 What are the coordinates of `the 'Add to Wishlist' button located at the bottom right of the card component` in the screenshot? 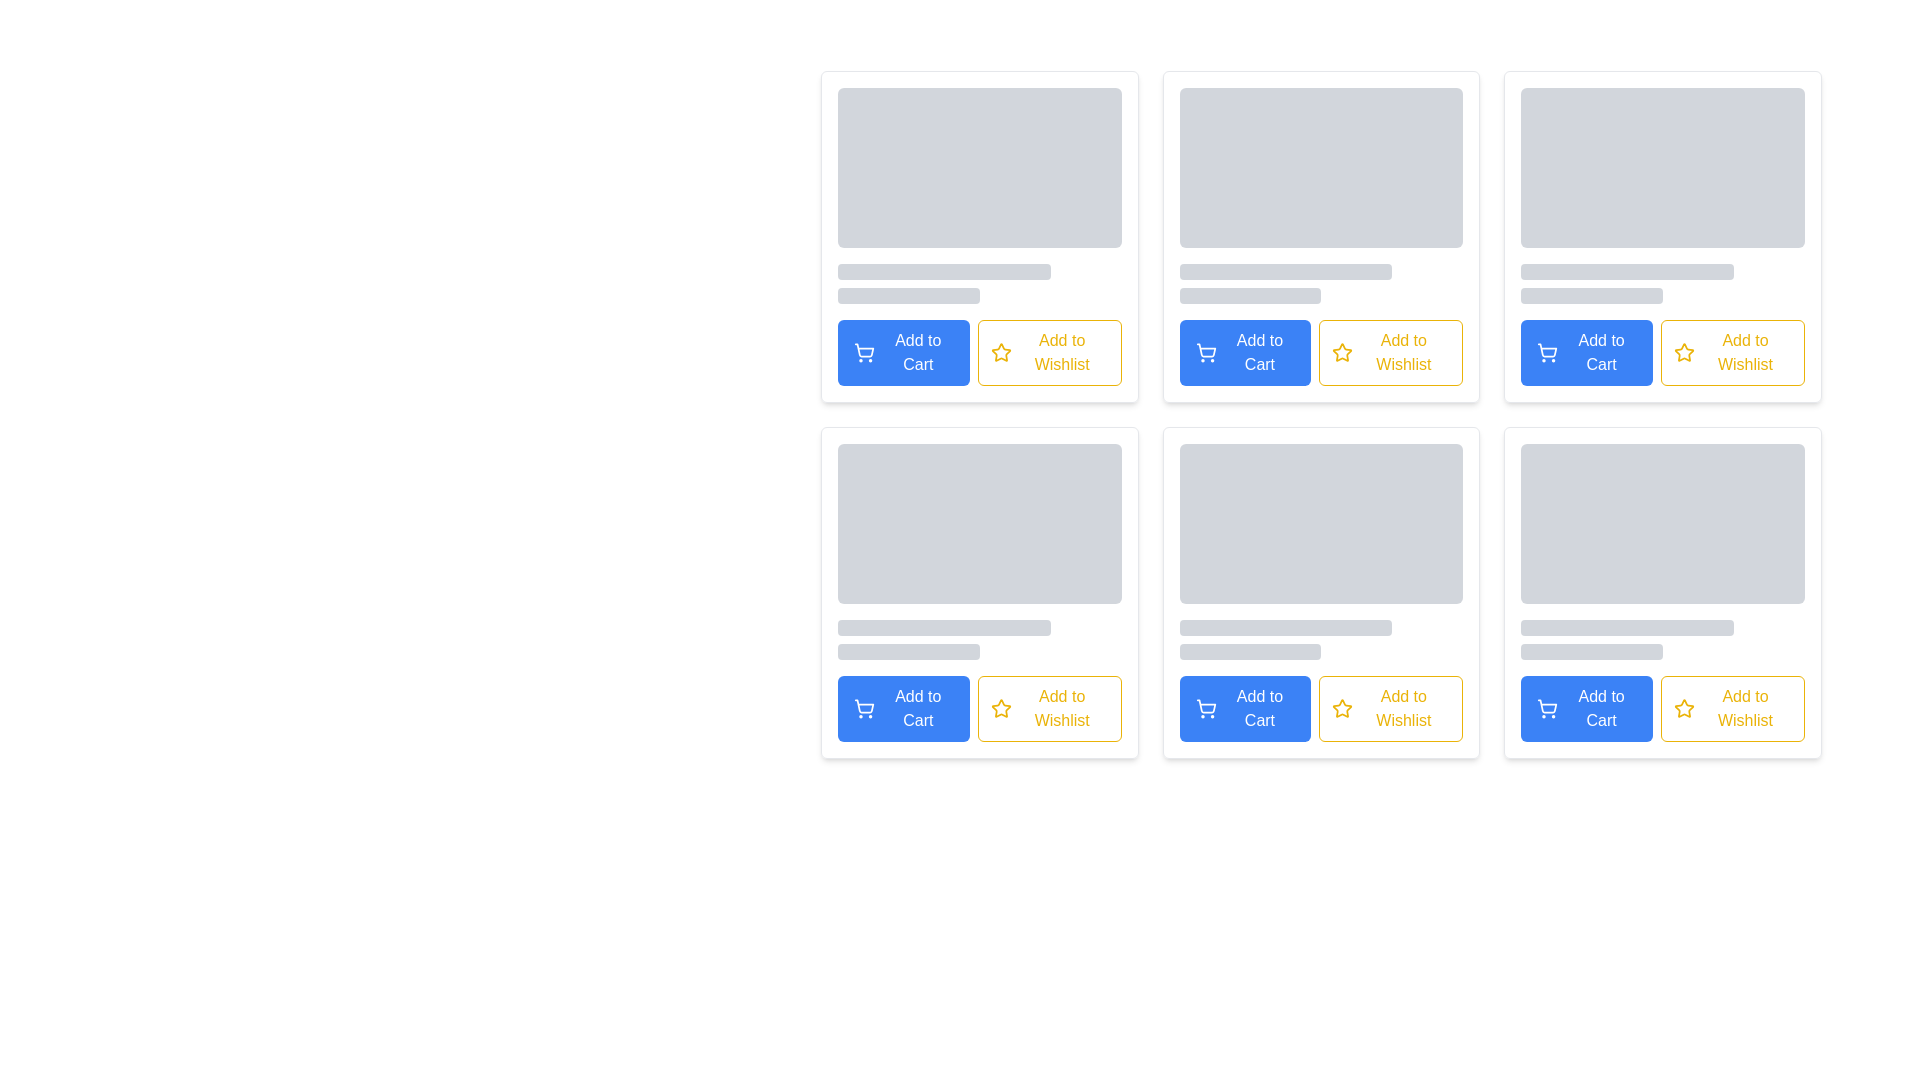 It's located at (1048, 708).